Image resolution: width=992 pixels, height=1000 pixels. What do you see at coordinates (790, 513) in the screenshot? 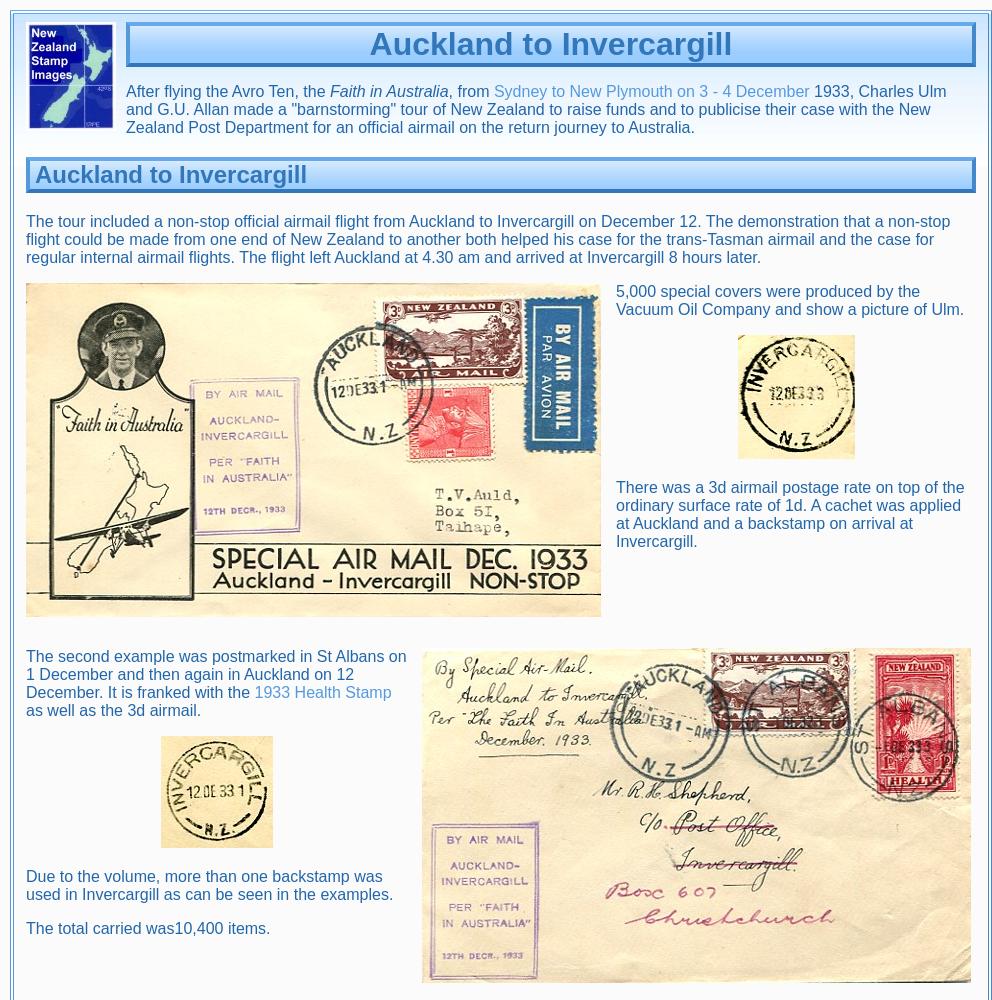
I see `'There was a 3d airmail postage rate on top of the ordinary
surface rate of 1d.
A cachet was applied at Auckland and a backstamp on arrival
at Invercargill.'` at bounding box center [790, 513].